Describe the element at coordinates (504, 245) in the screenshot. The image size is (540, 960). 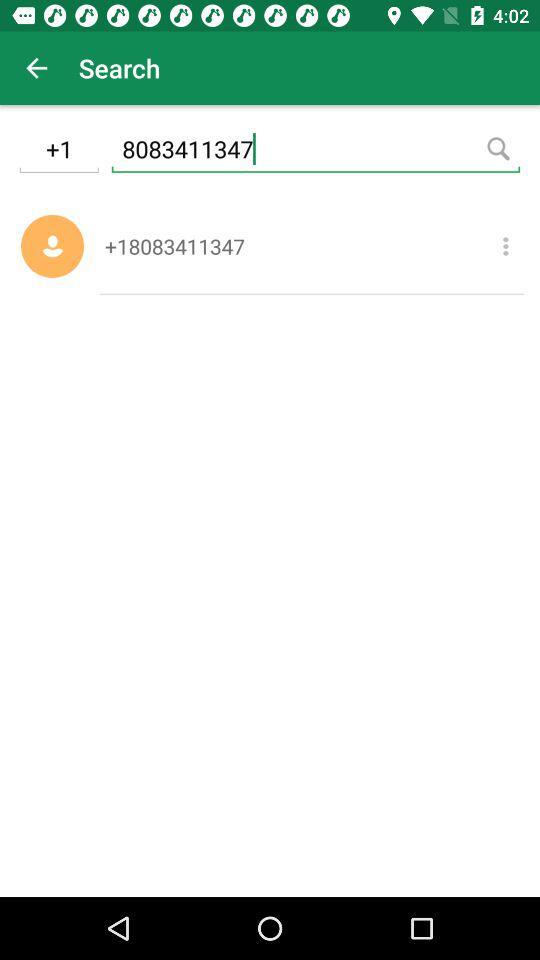
I see `item below the 8083411347` at that location.